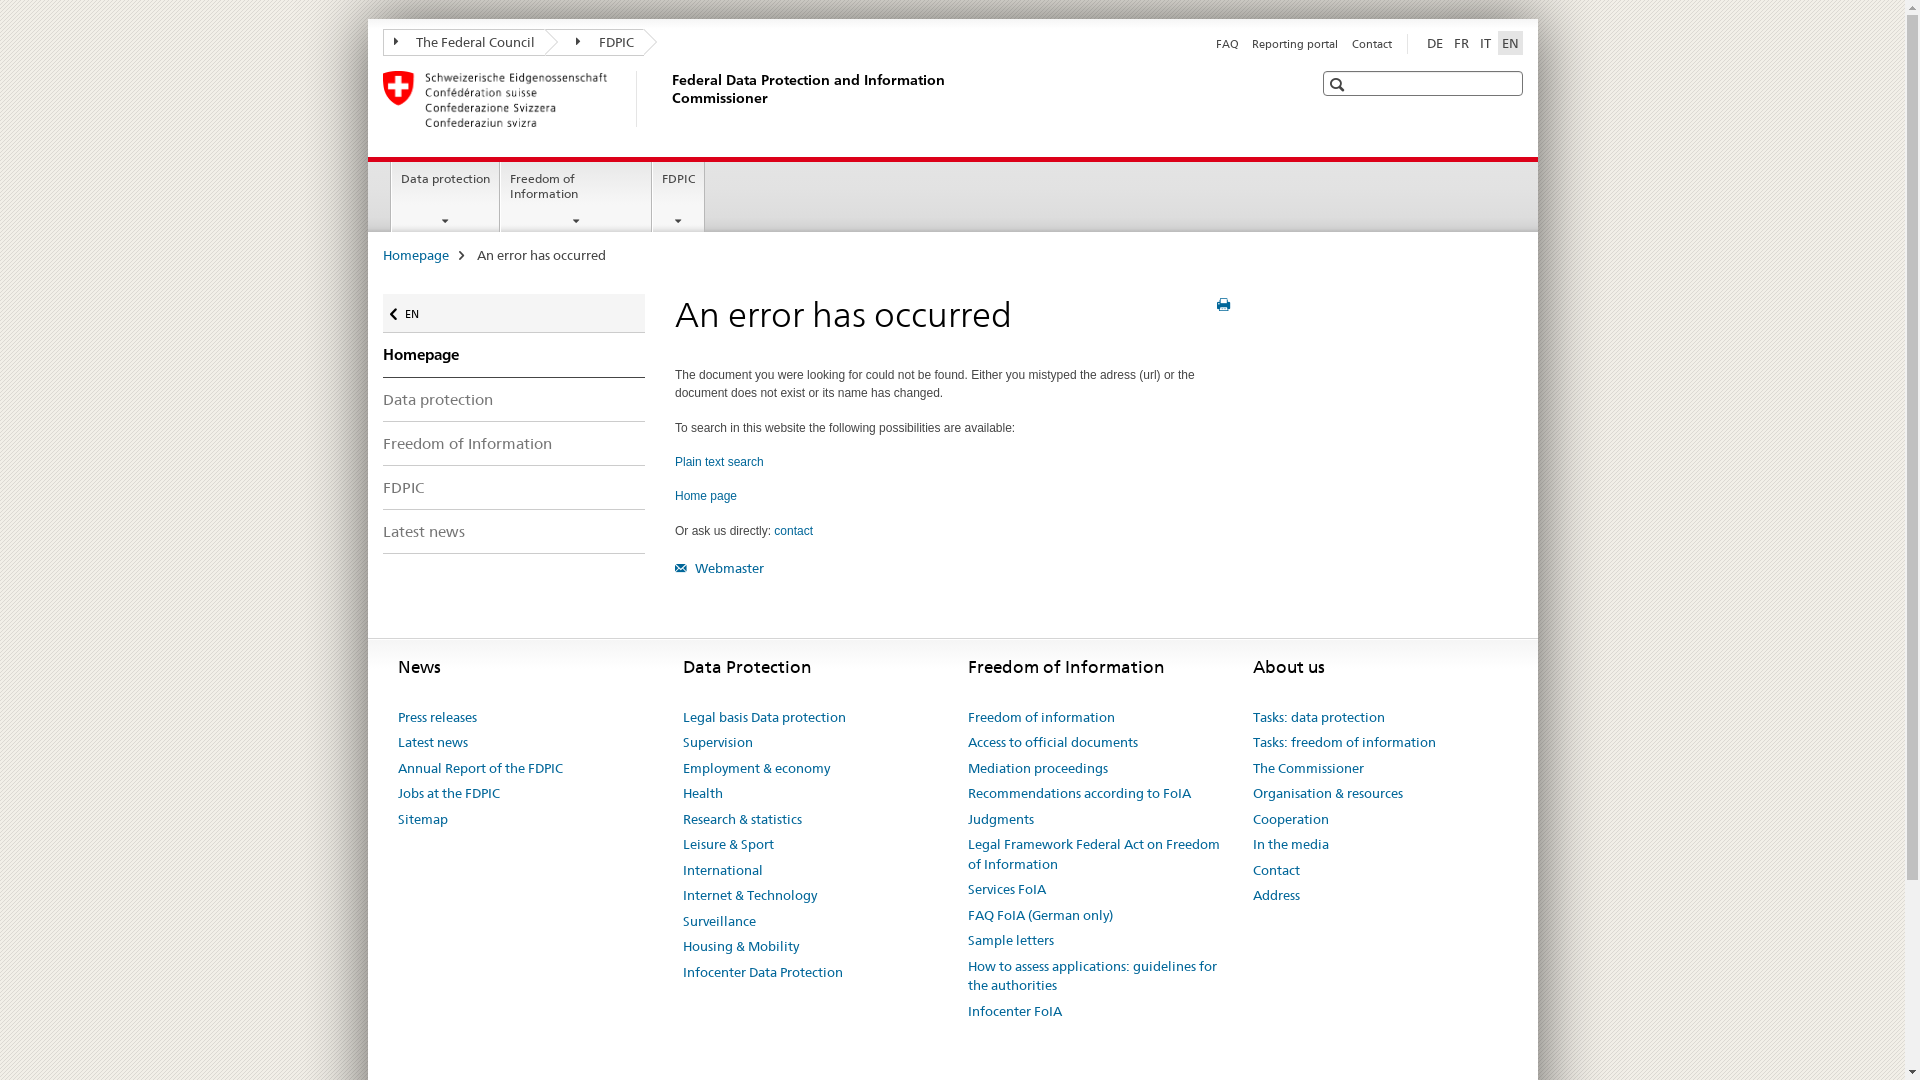 The width and height of the screenshot is (1920, 1080). What do you see at coordinates (1307, 767) in the screenshot?
I see `'The Commissioner'` at bounding box center [1307, 767].